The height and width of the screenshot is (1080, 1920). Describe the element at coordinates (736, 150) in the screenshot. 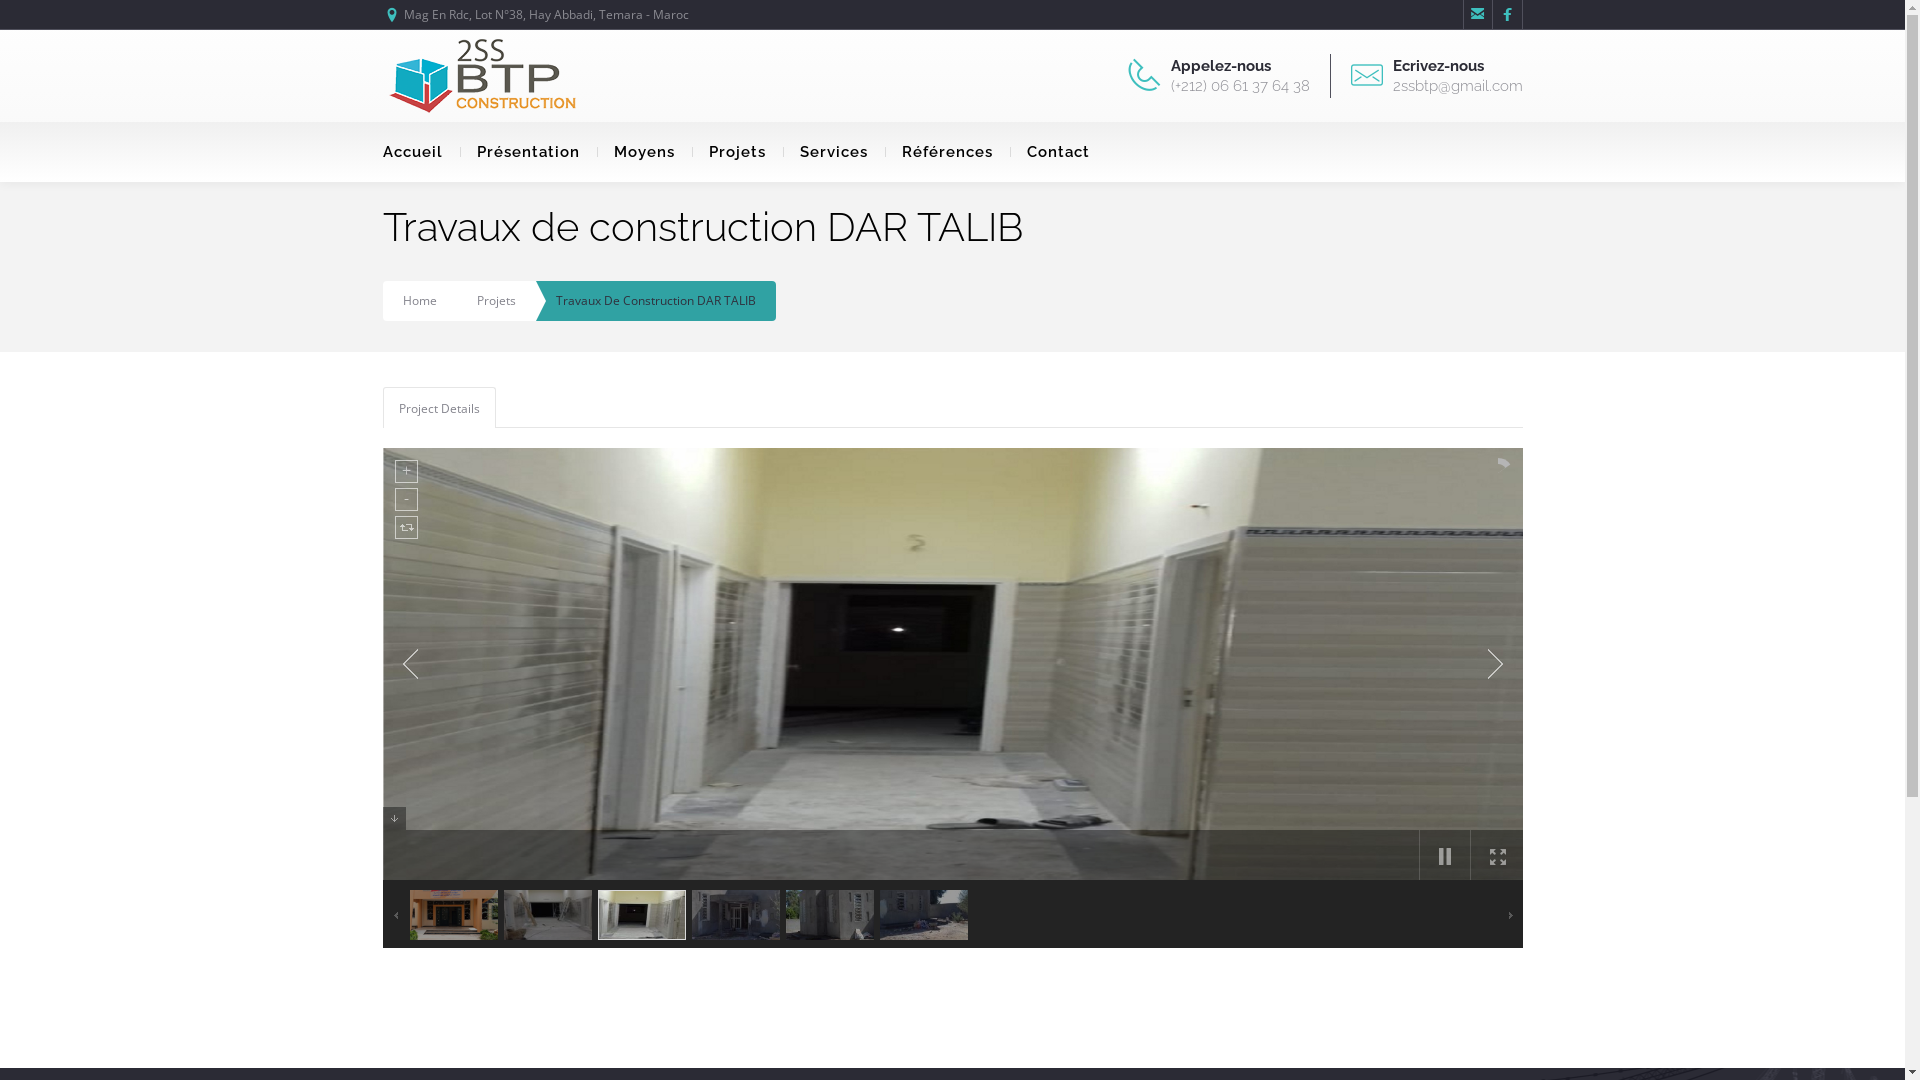

I see `'Projets'` at that location.